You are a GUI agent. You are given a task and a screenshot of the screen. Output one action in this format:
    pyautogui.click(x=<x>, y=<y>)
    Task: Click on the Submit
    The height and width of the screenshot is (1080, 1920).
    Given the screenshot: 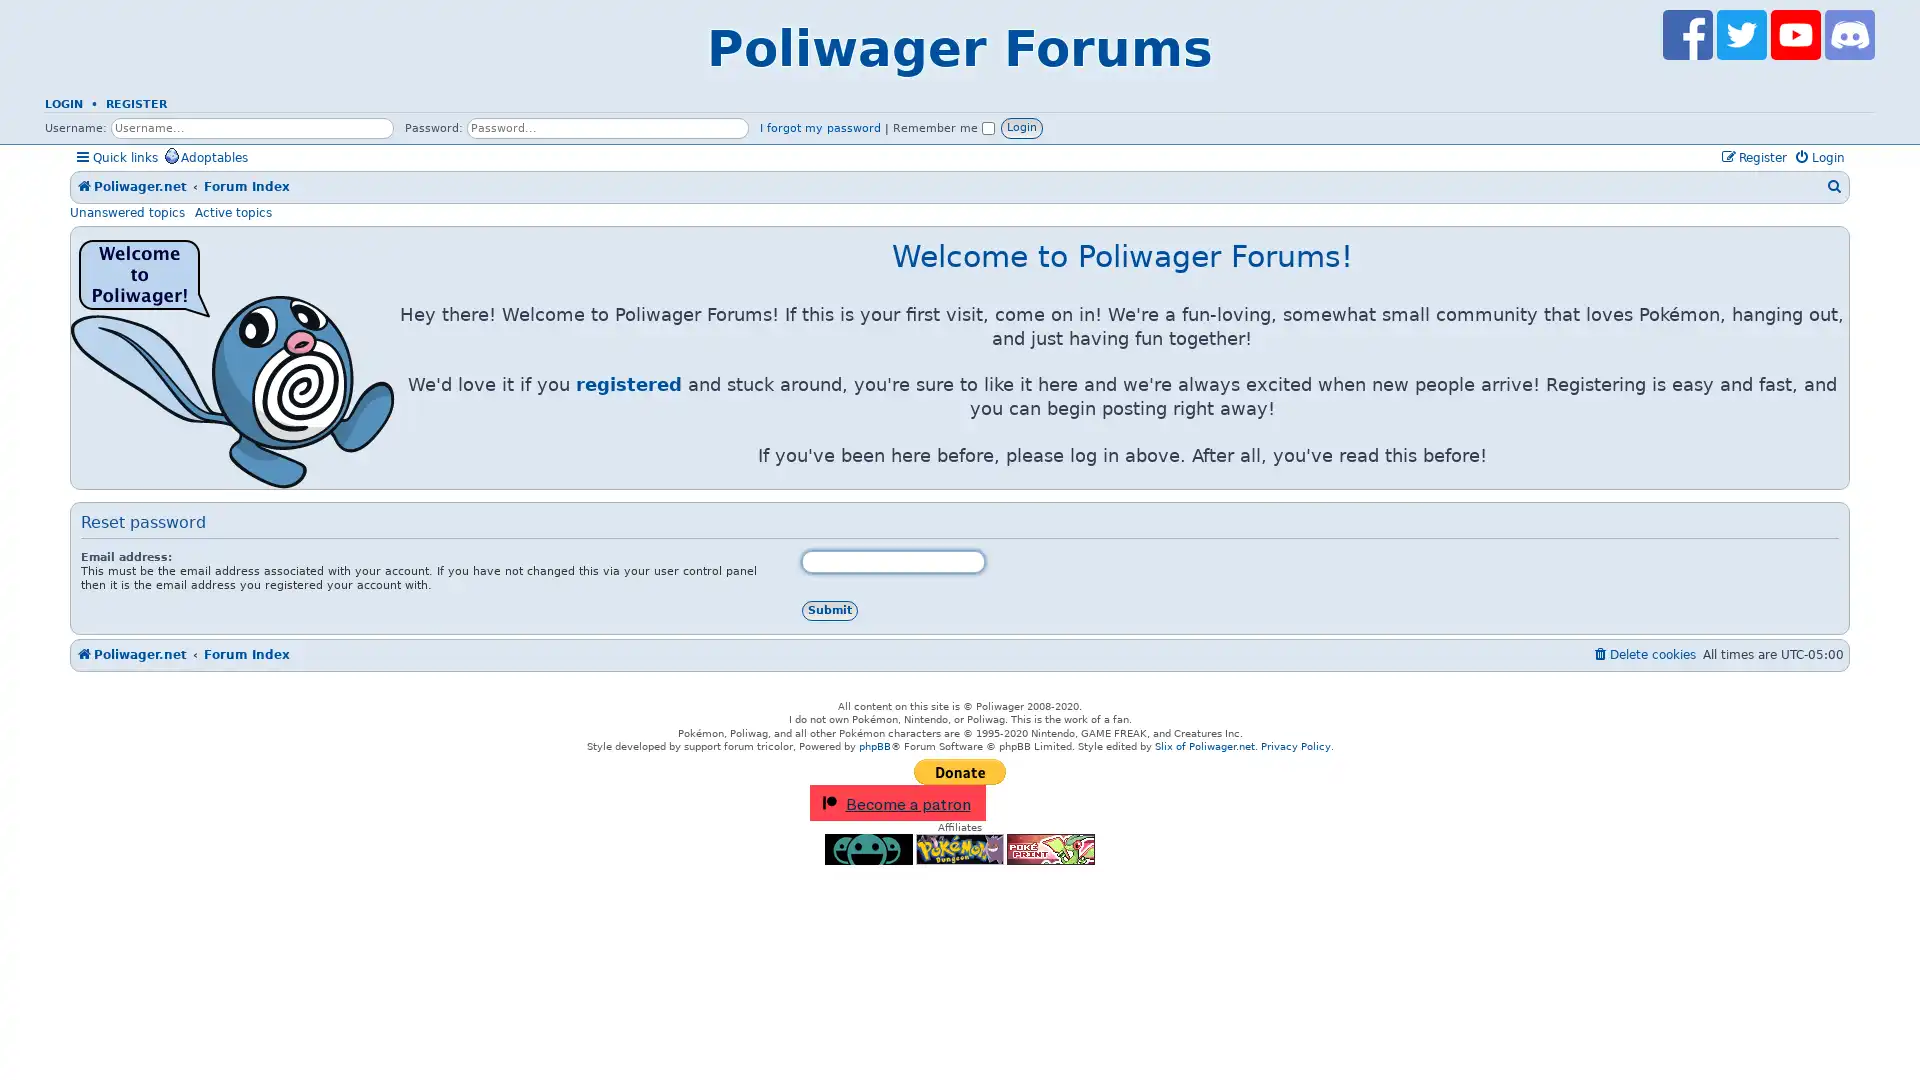 What is the action you would take?
    pyautogui.click(x=829, y=609)
    